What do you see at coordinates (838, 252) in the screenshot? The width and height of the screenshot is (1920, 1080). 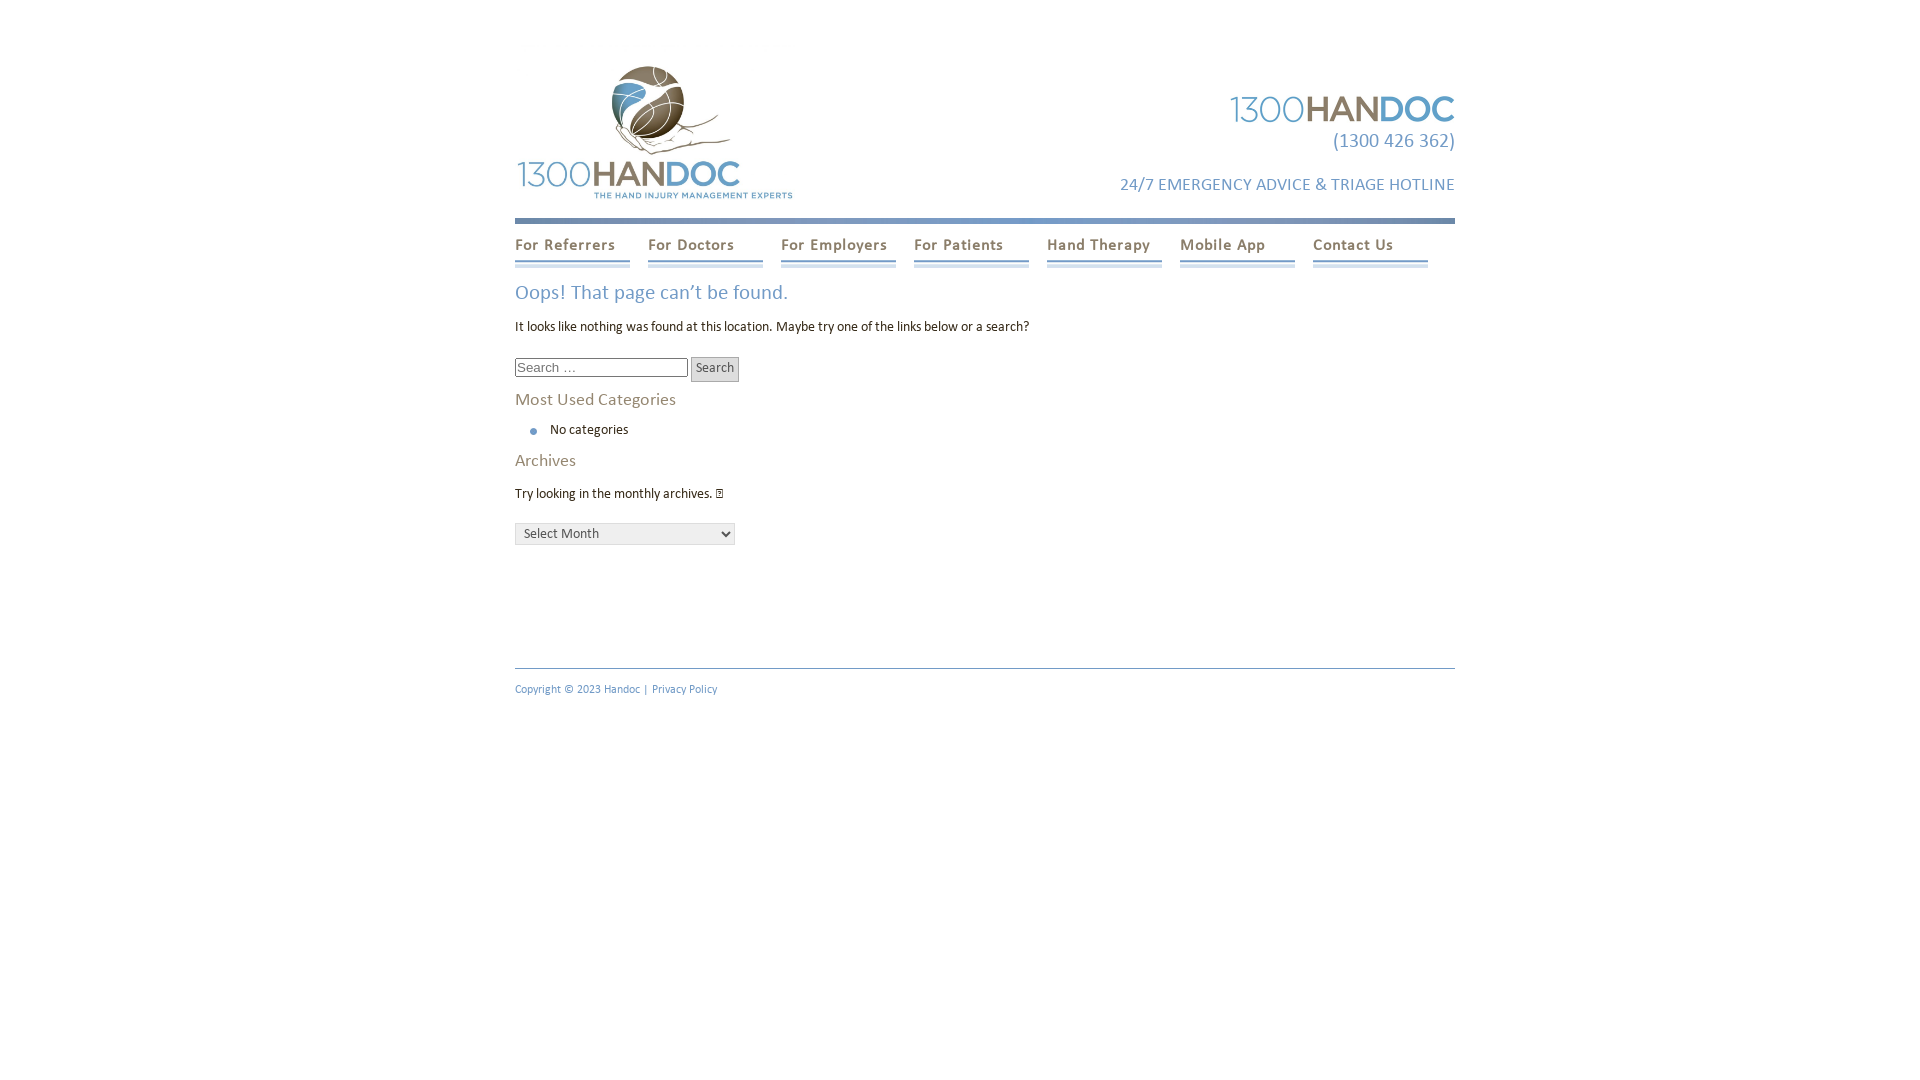 I see `'For Employers'` at bounding box center [838, 252].